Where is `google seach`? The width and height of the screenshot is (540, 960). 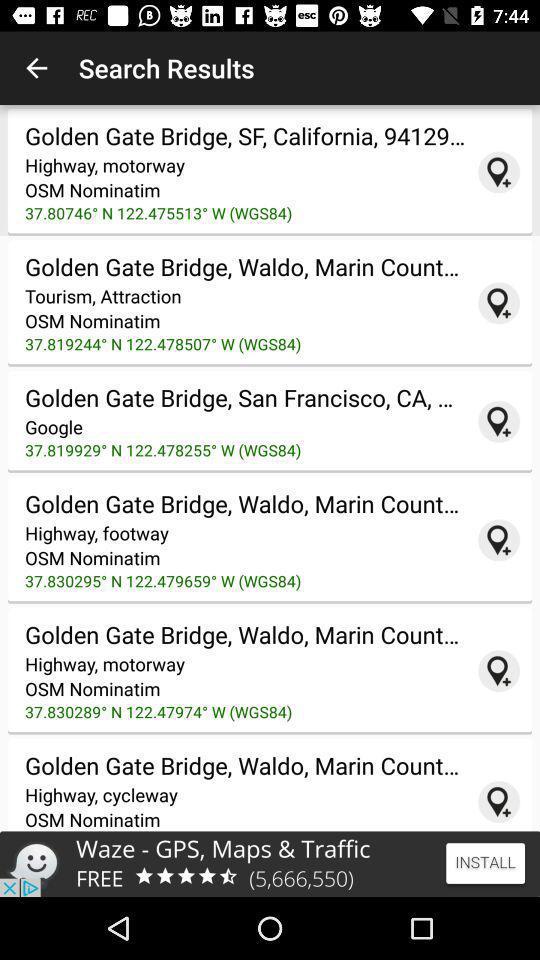 google seach is located at coordinates (498, 802).